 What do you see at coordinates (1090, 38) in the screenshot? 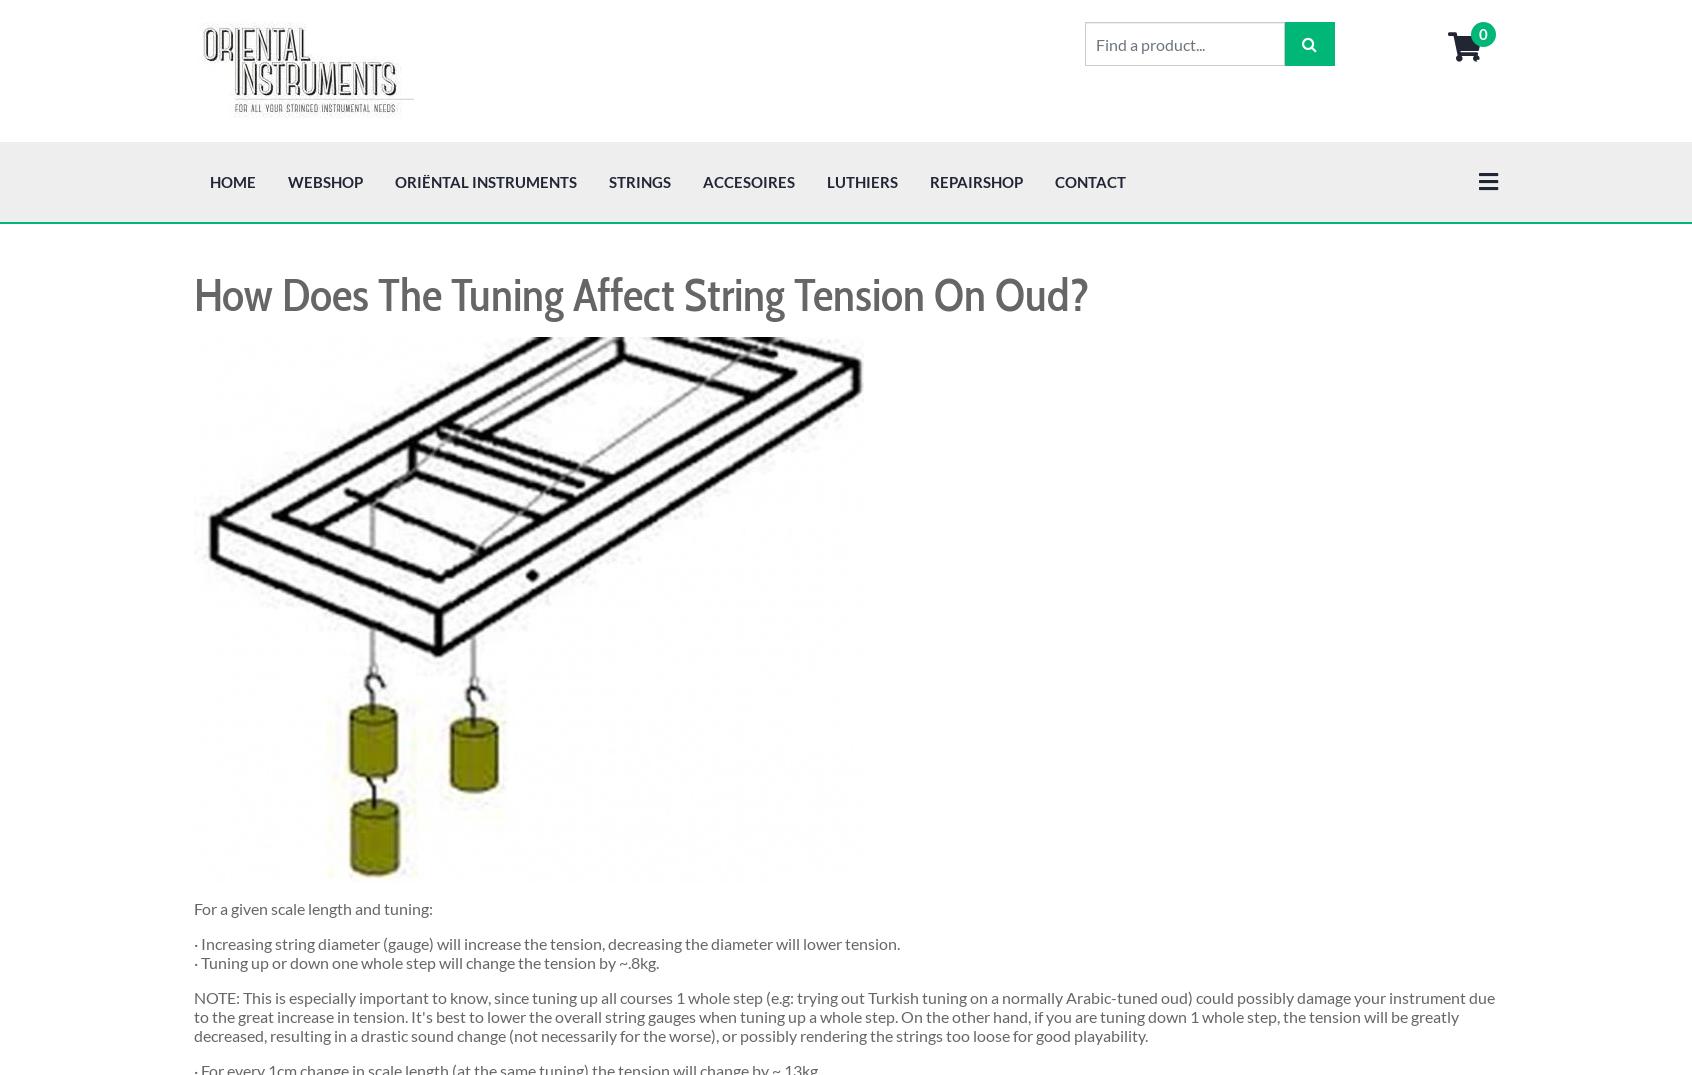
I see `'Contact'` at bounding box center [1090, 38].